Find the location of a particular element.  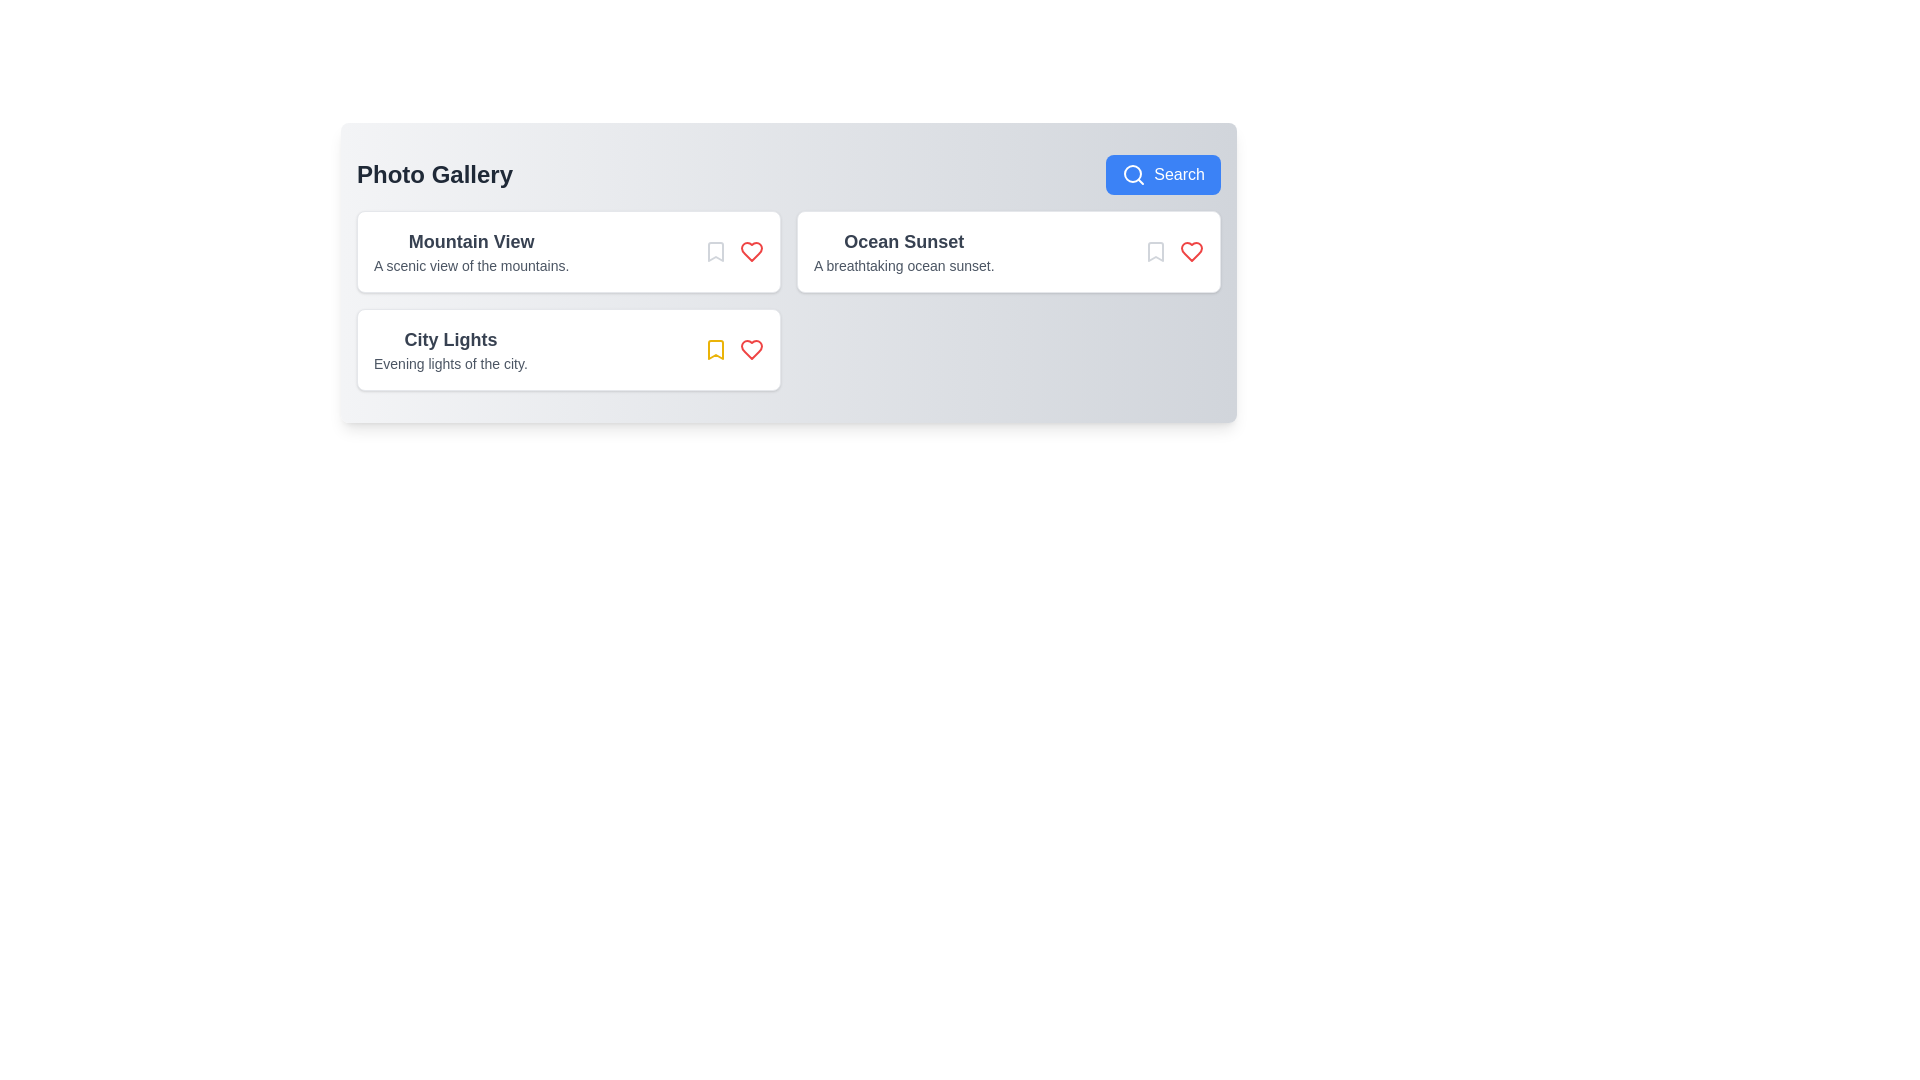

heart icon for the photo titled Mountain View to indicate preference is located at coordinates (751, 250).